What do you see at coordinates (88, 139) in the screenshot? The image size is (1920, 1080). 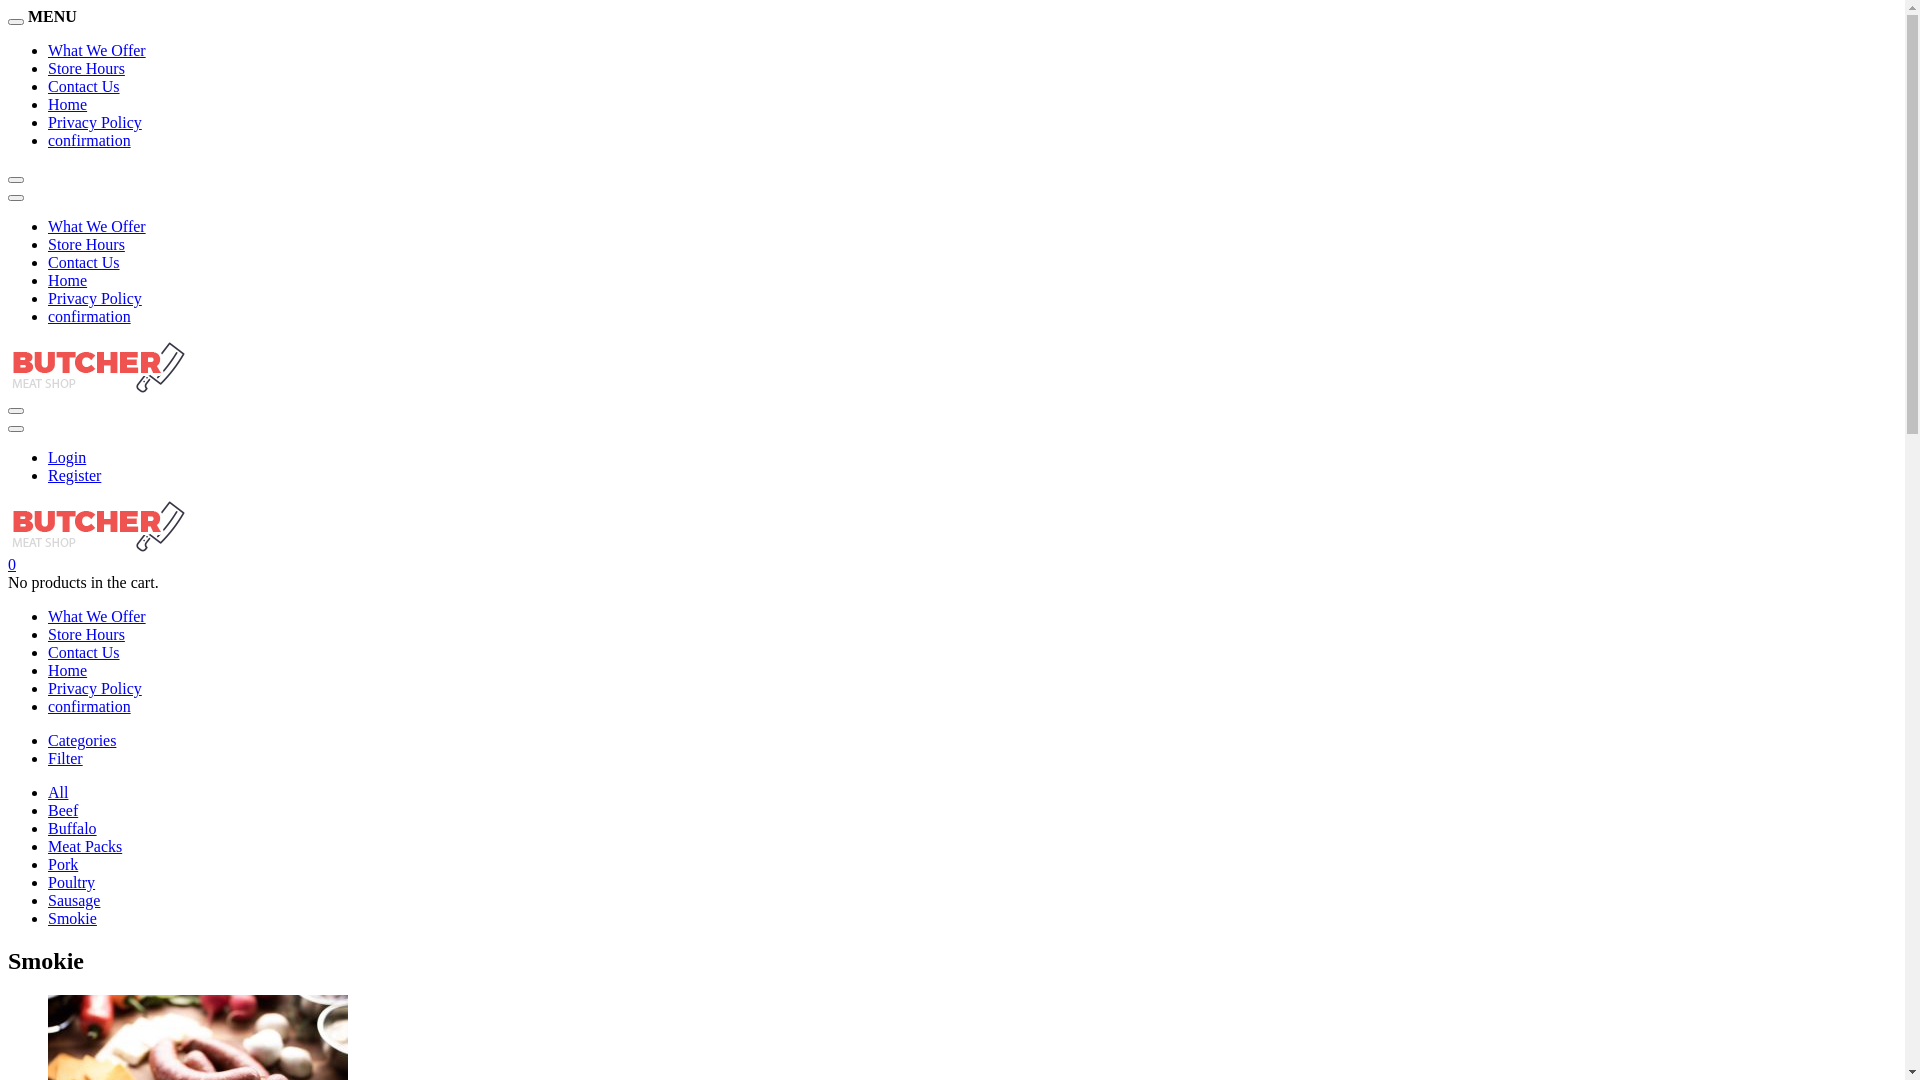 I see `'confirmation'` at bounding box center [88, 139].